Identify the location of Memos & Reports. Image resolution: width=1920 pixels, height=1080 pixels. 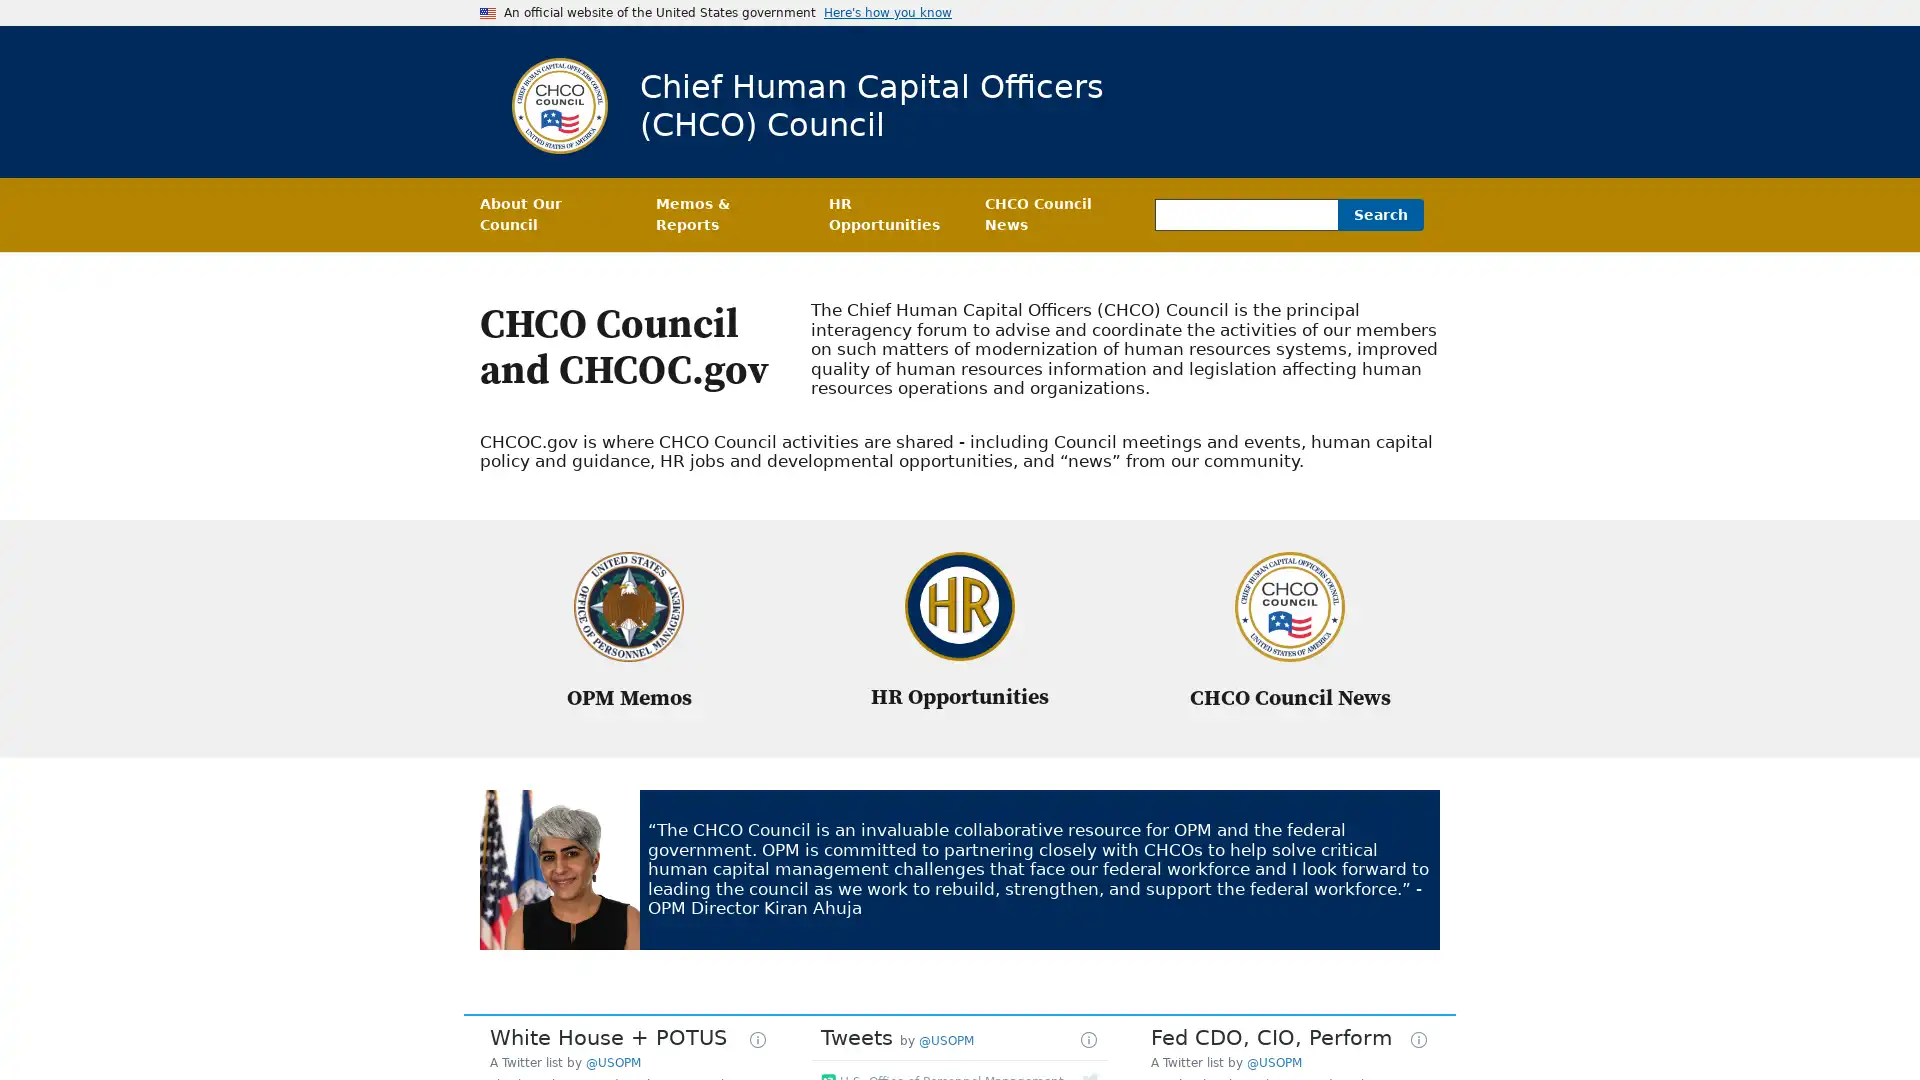
(724, 215).